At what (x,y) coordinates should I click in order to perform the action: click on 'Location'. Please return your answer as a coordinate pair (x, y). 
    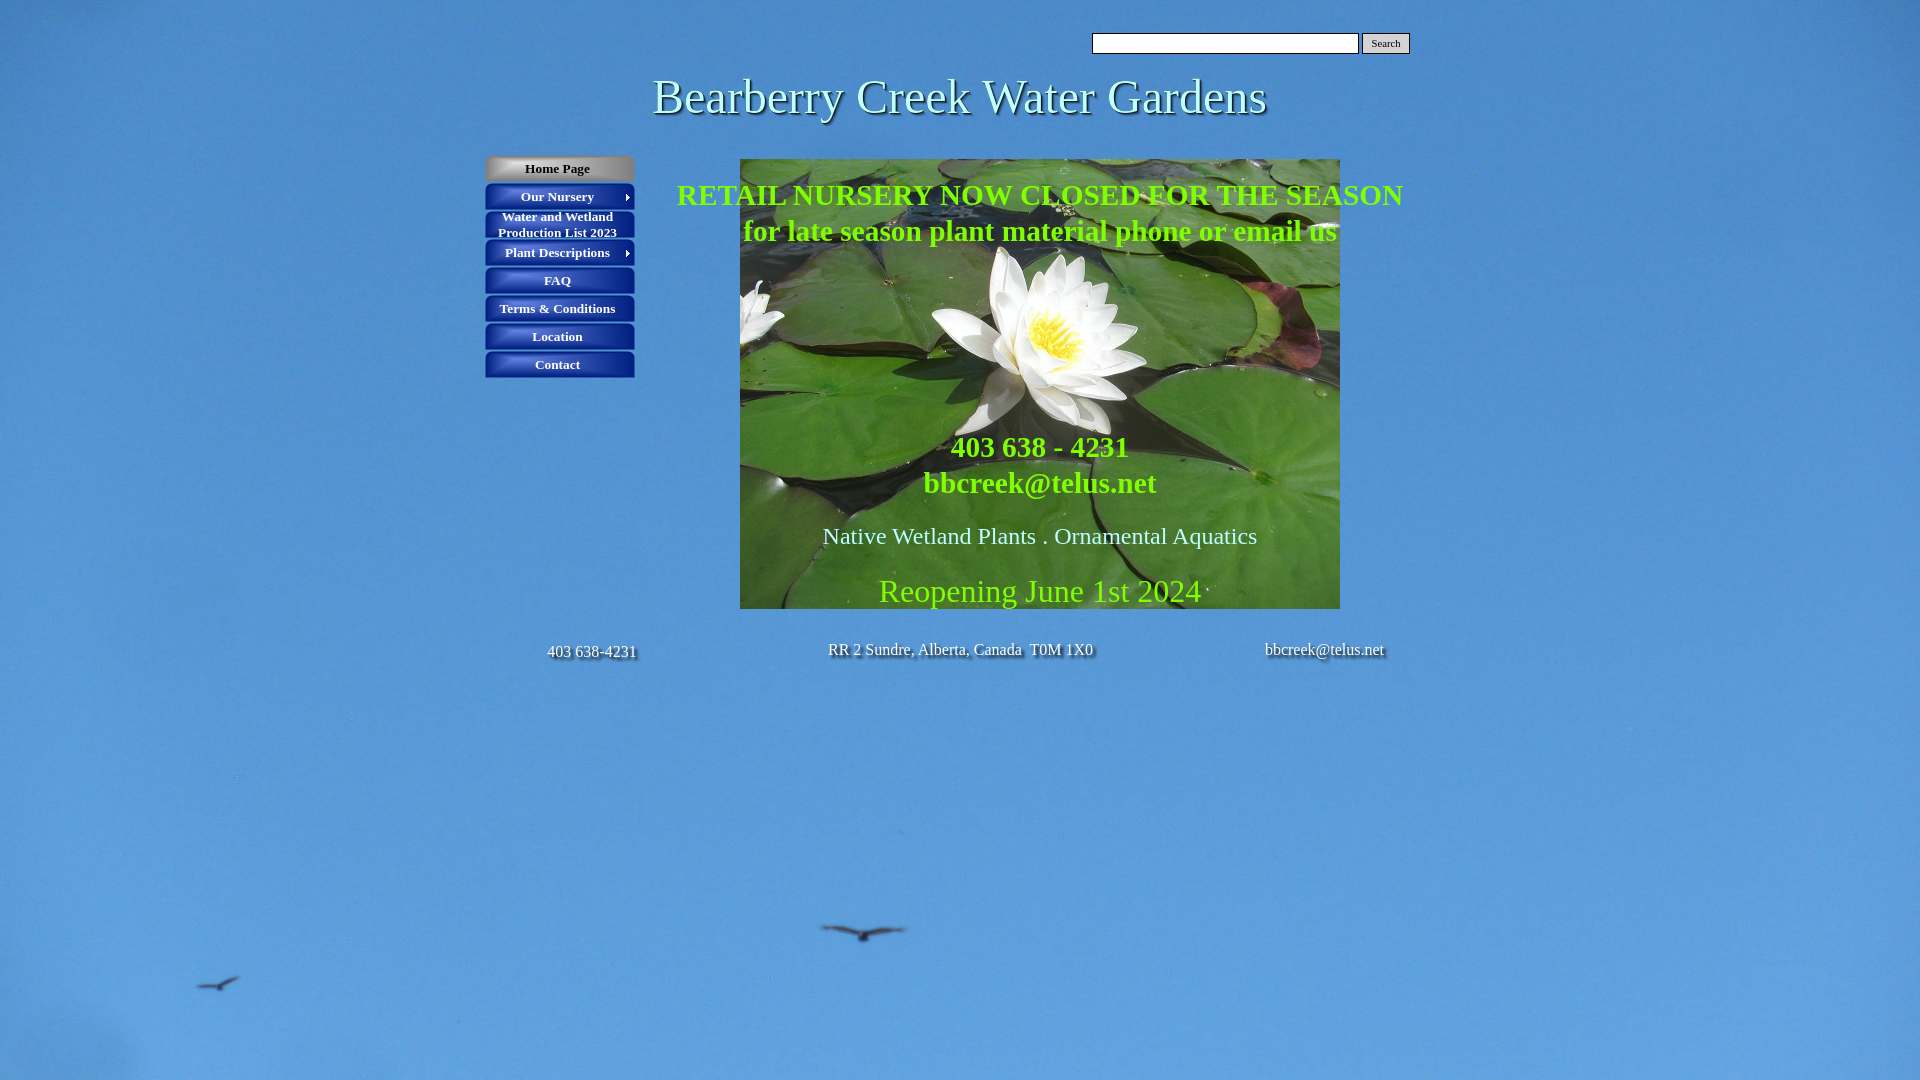
    Looking at the image, I should click on (484, 335).